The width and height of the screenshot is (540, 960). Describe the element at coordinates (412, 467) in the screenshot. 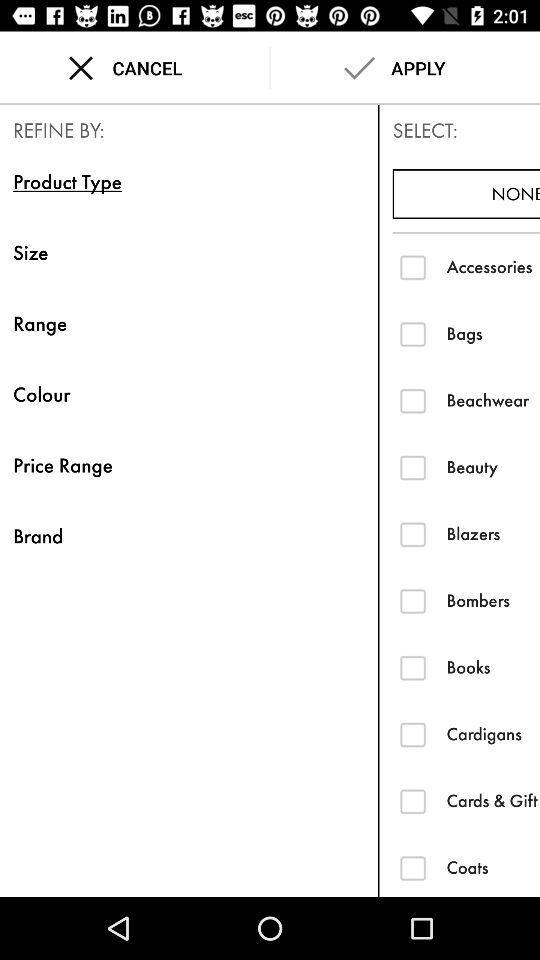

I see `beauty option` at that location.